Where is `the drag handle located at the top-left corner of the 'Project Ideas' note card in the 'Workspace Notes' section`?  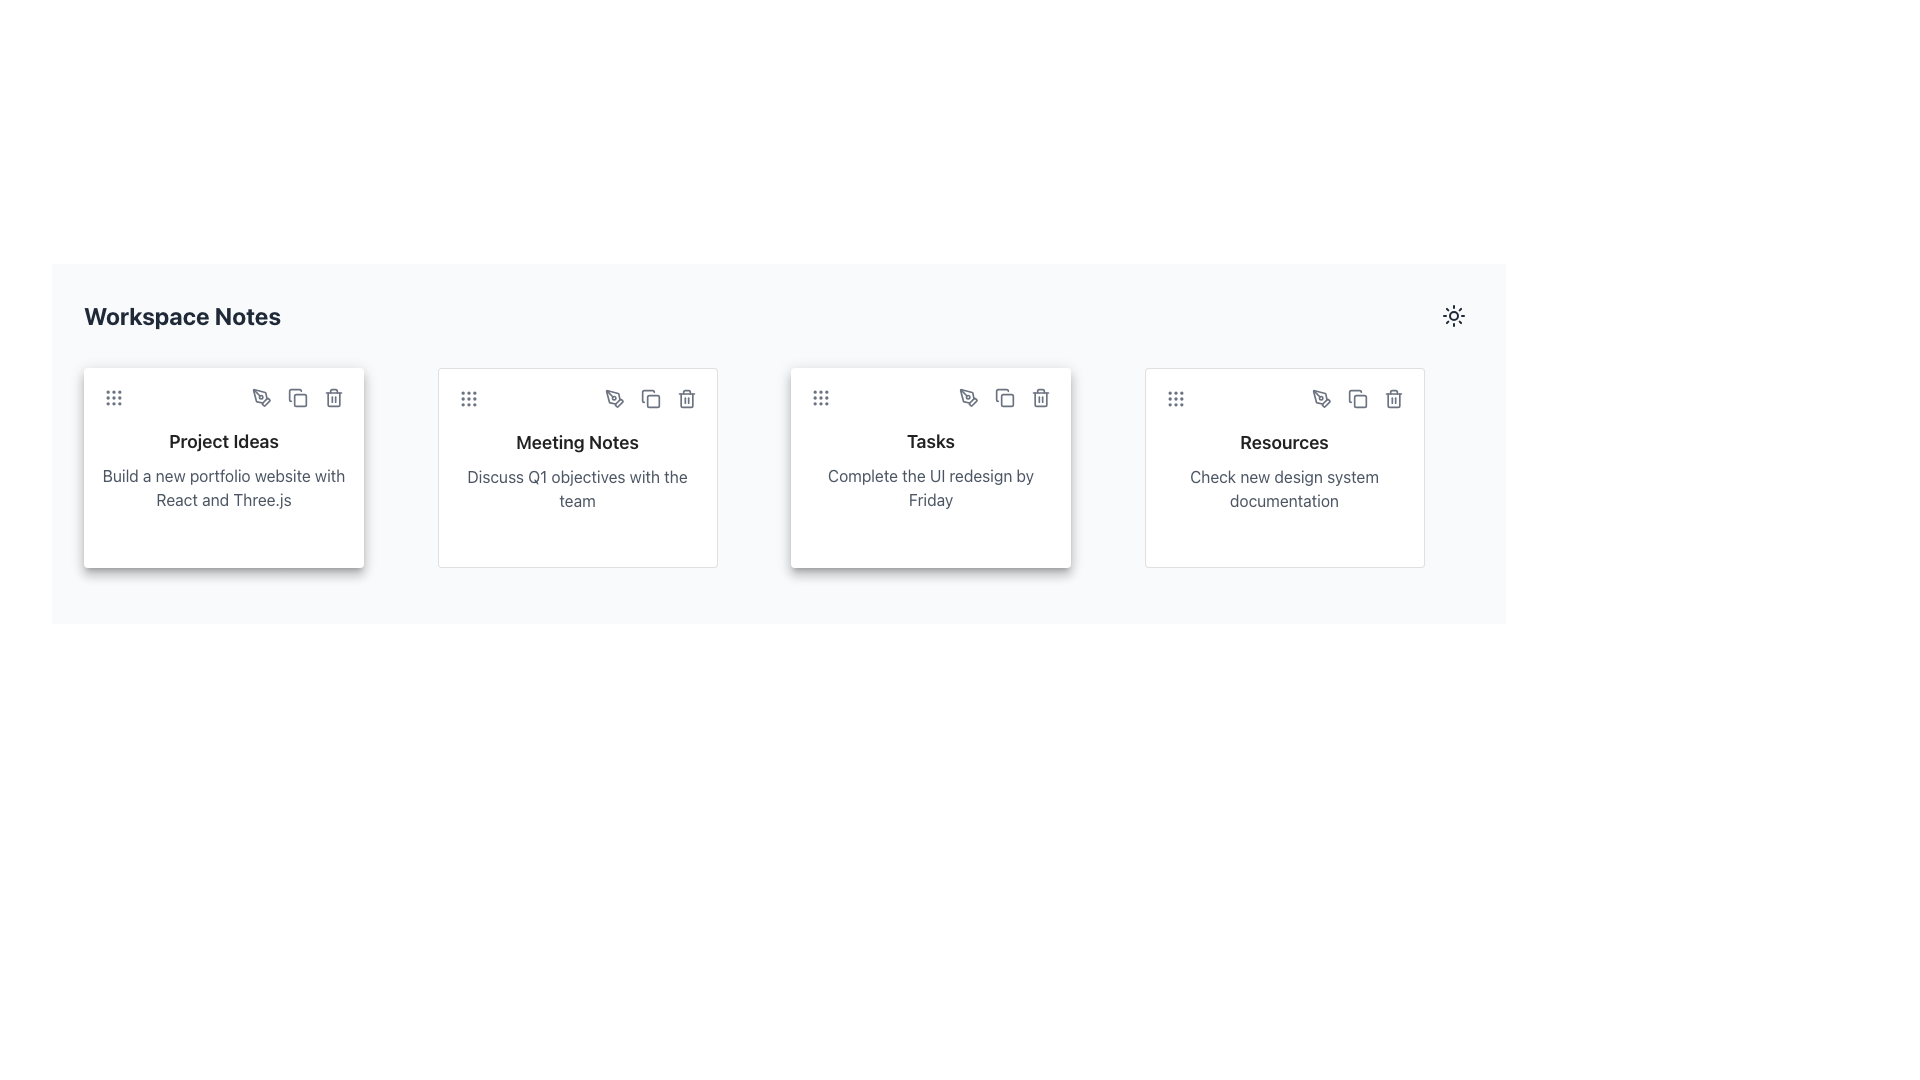 the drag handle located at the top-left corner of the 'Project Ideas' note card in the 'Workspace Notes' section is located at coordinates (113, 397).